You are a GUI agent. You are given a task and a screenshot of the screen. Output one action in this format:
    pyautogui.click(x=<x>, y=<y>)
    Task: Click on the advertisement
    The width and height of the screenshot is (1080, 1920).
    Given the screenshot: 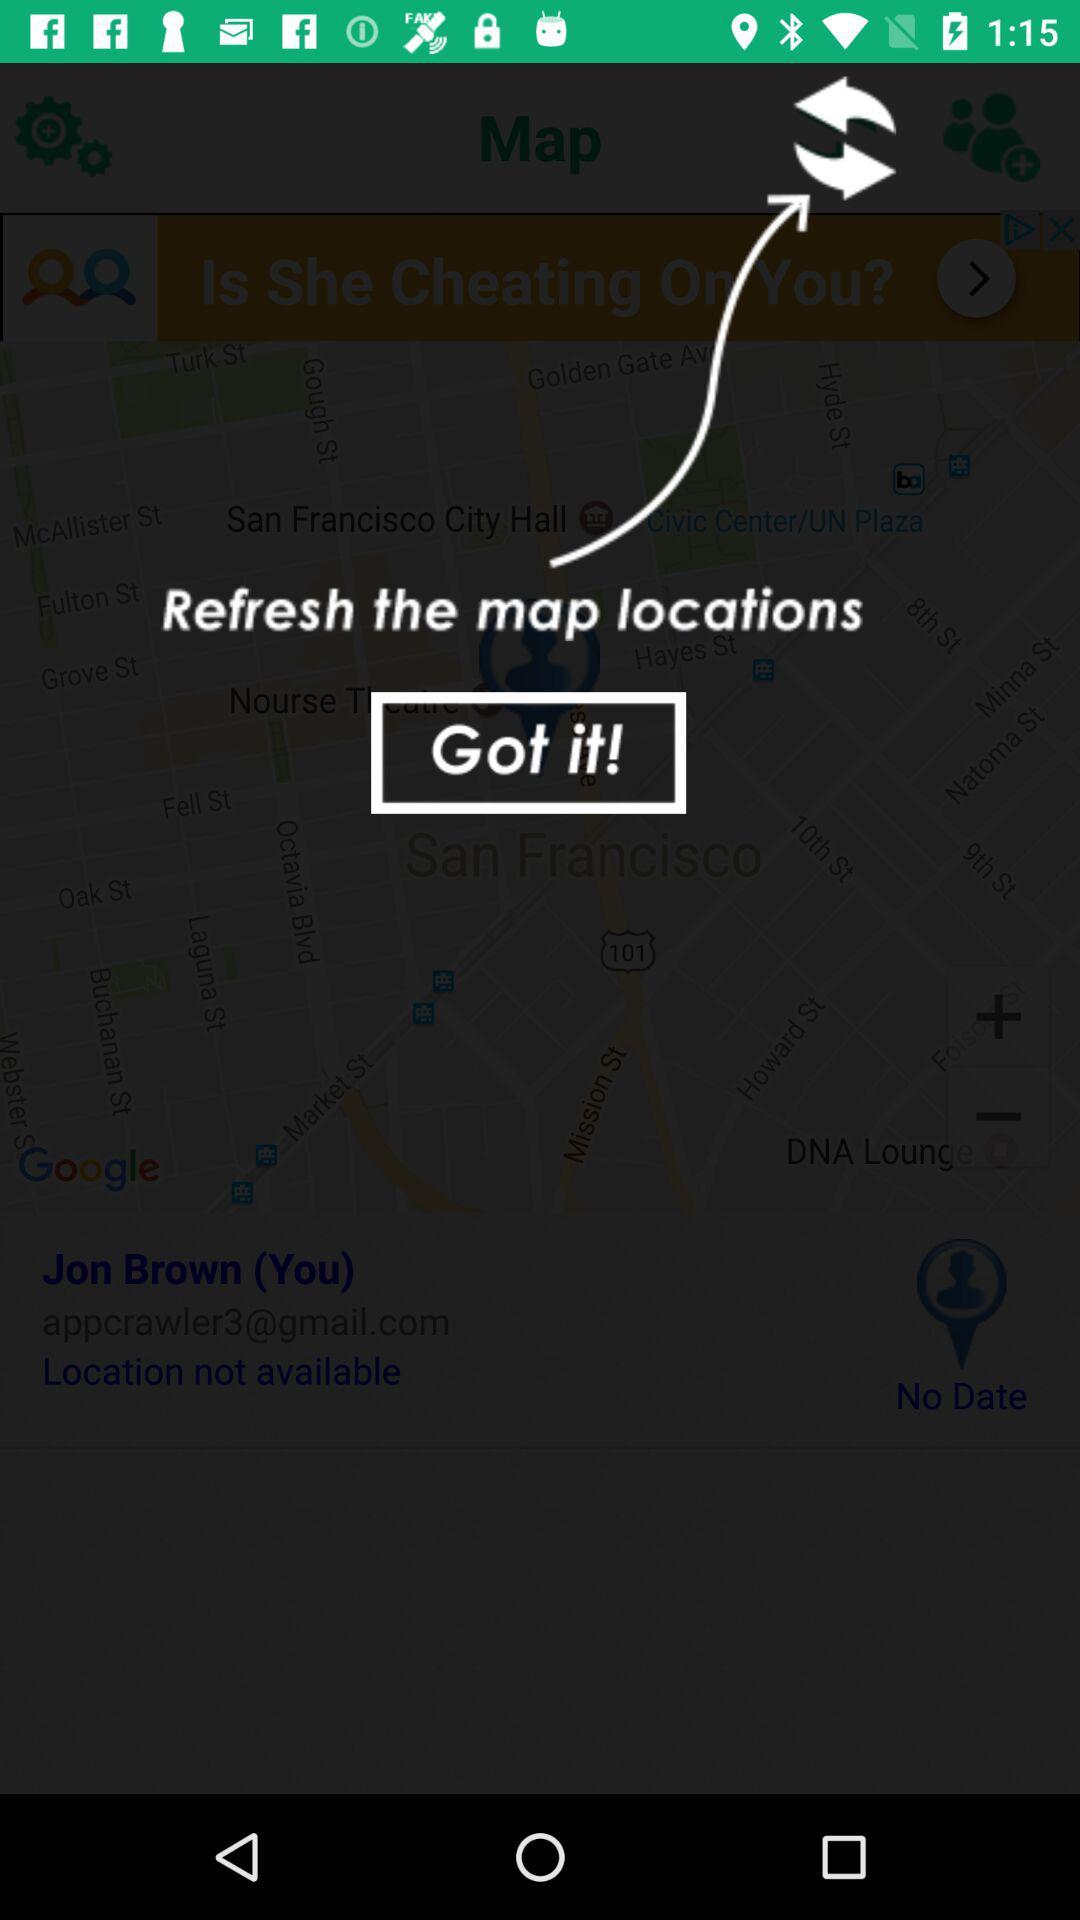 What is the action you would take?
    pyautogui.click(x=540, y=274)
    